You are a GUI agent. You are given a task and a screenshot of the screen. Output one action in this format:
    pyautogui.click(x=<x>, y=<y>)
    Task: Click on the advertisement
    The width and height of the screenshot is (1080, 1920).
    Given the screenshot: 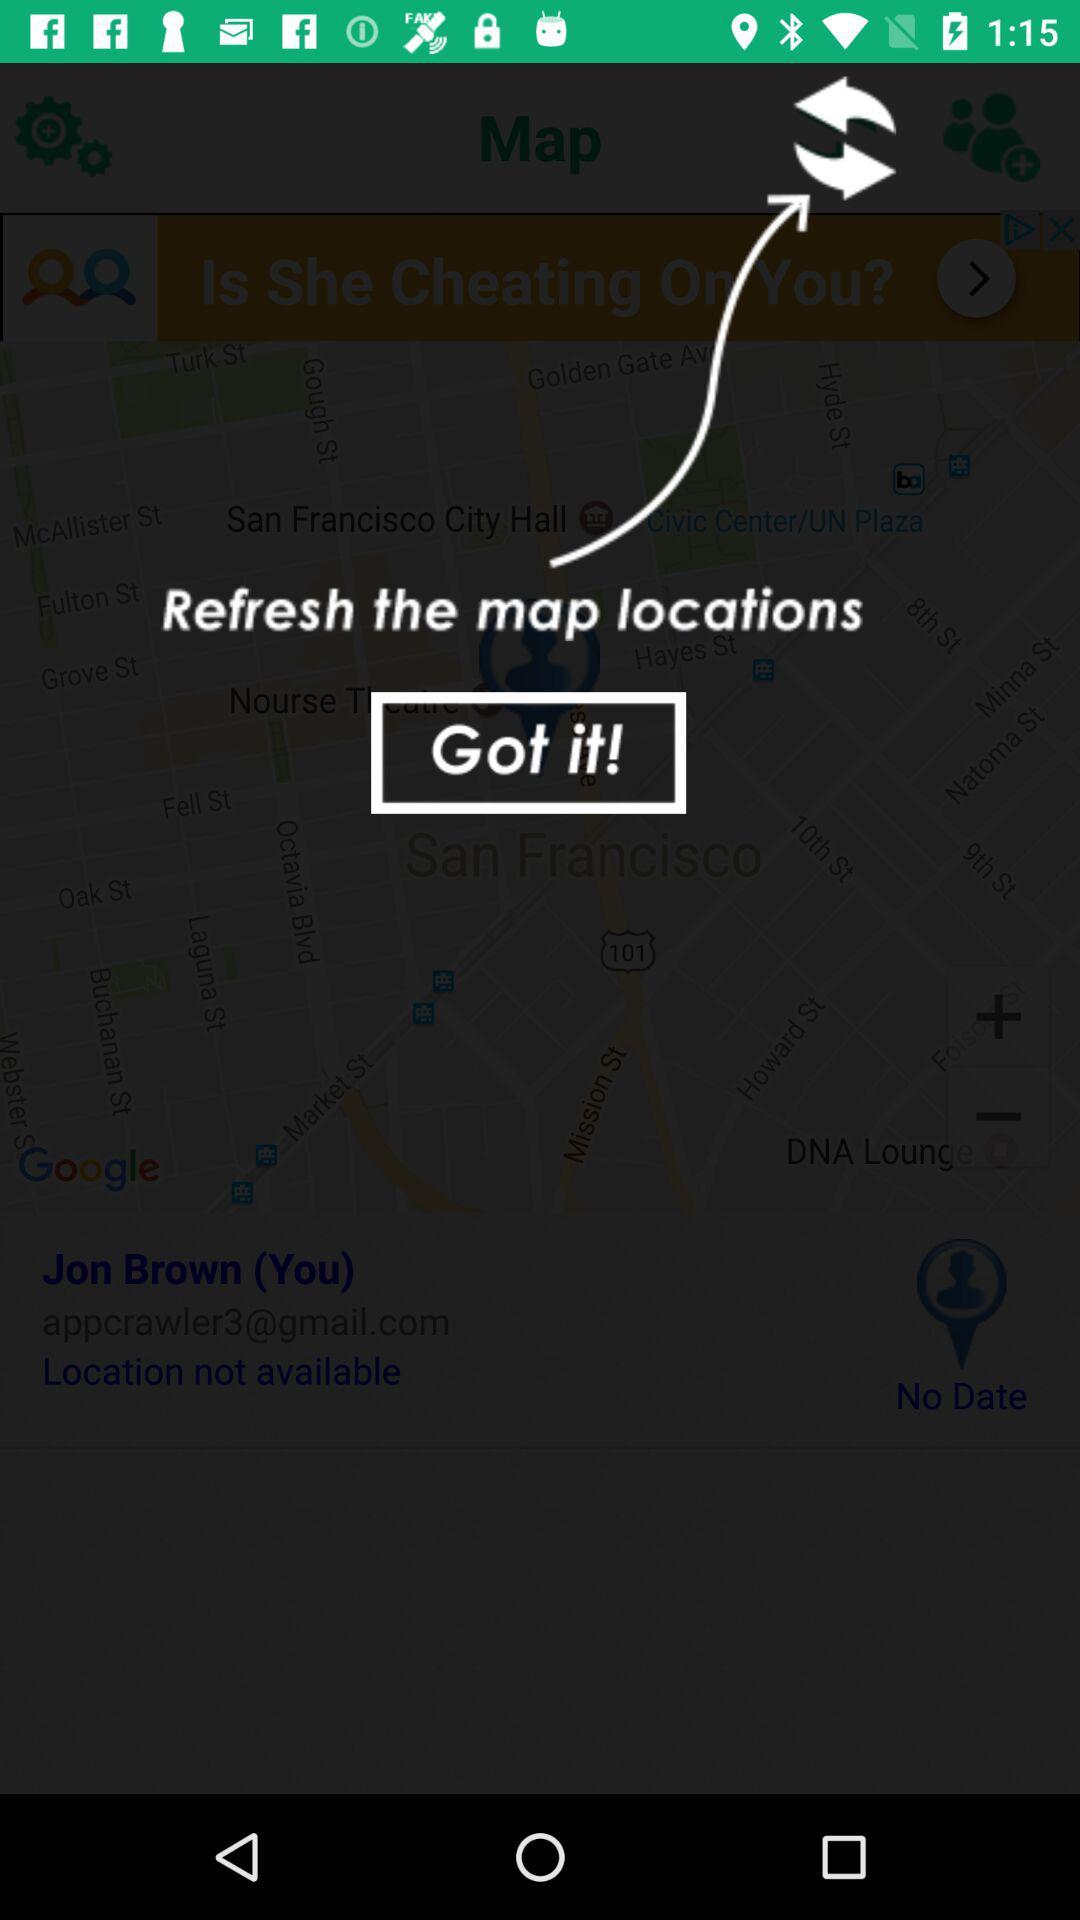 What is the action you would take?
    pyautogui.click(x=540, y=274)
    